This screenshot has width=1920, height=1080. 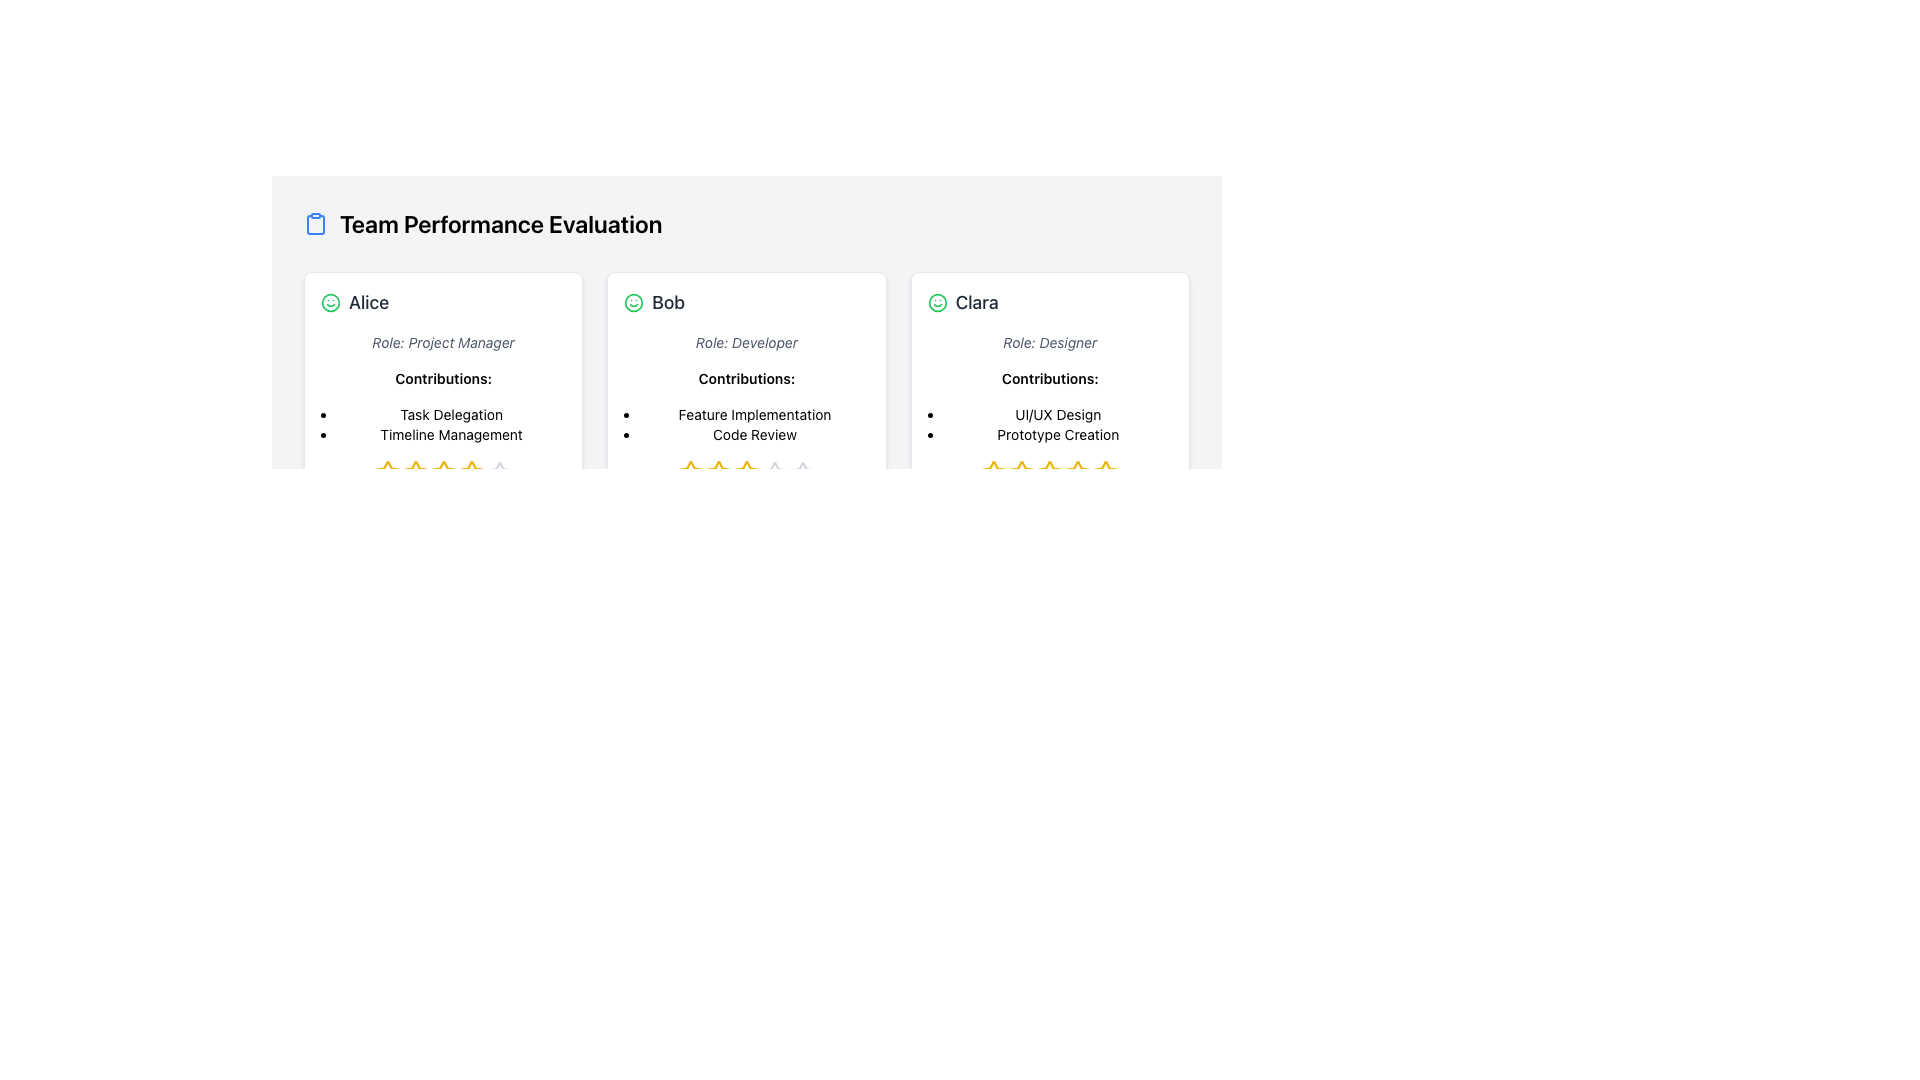 What do you see at coordinates (387, 473) in the screenshot?
I see `the first yellow star icon in the Team Performance Evaluation section of the Alice card for visual feedback` at bounding box center [387, 473].